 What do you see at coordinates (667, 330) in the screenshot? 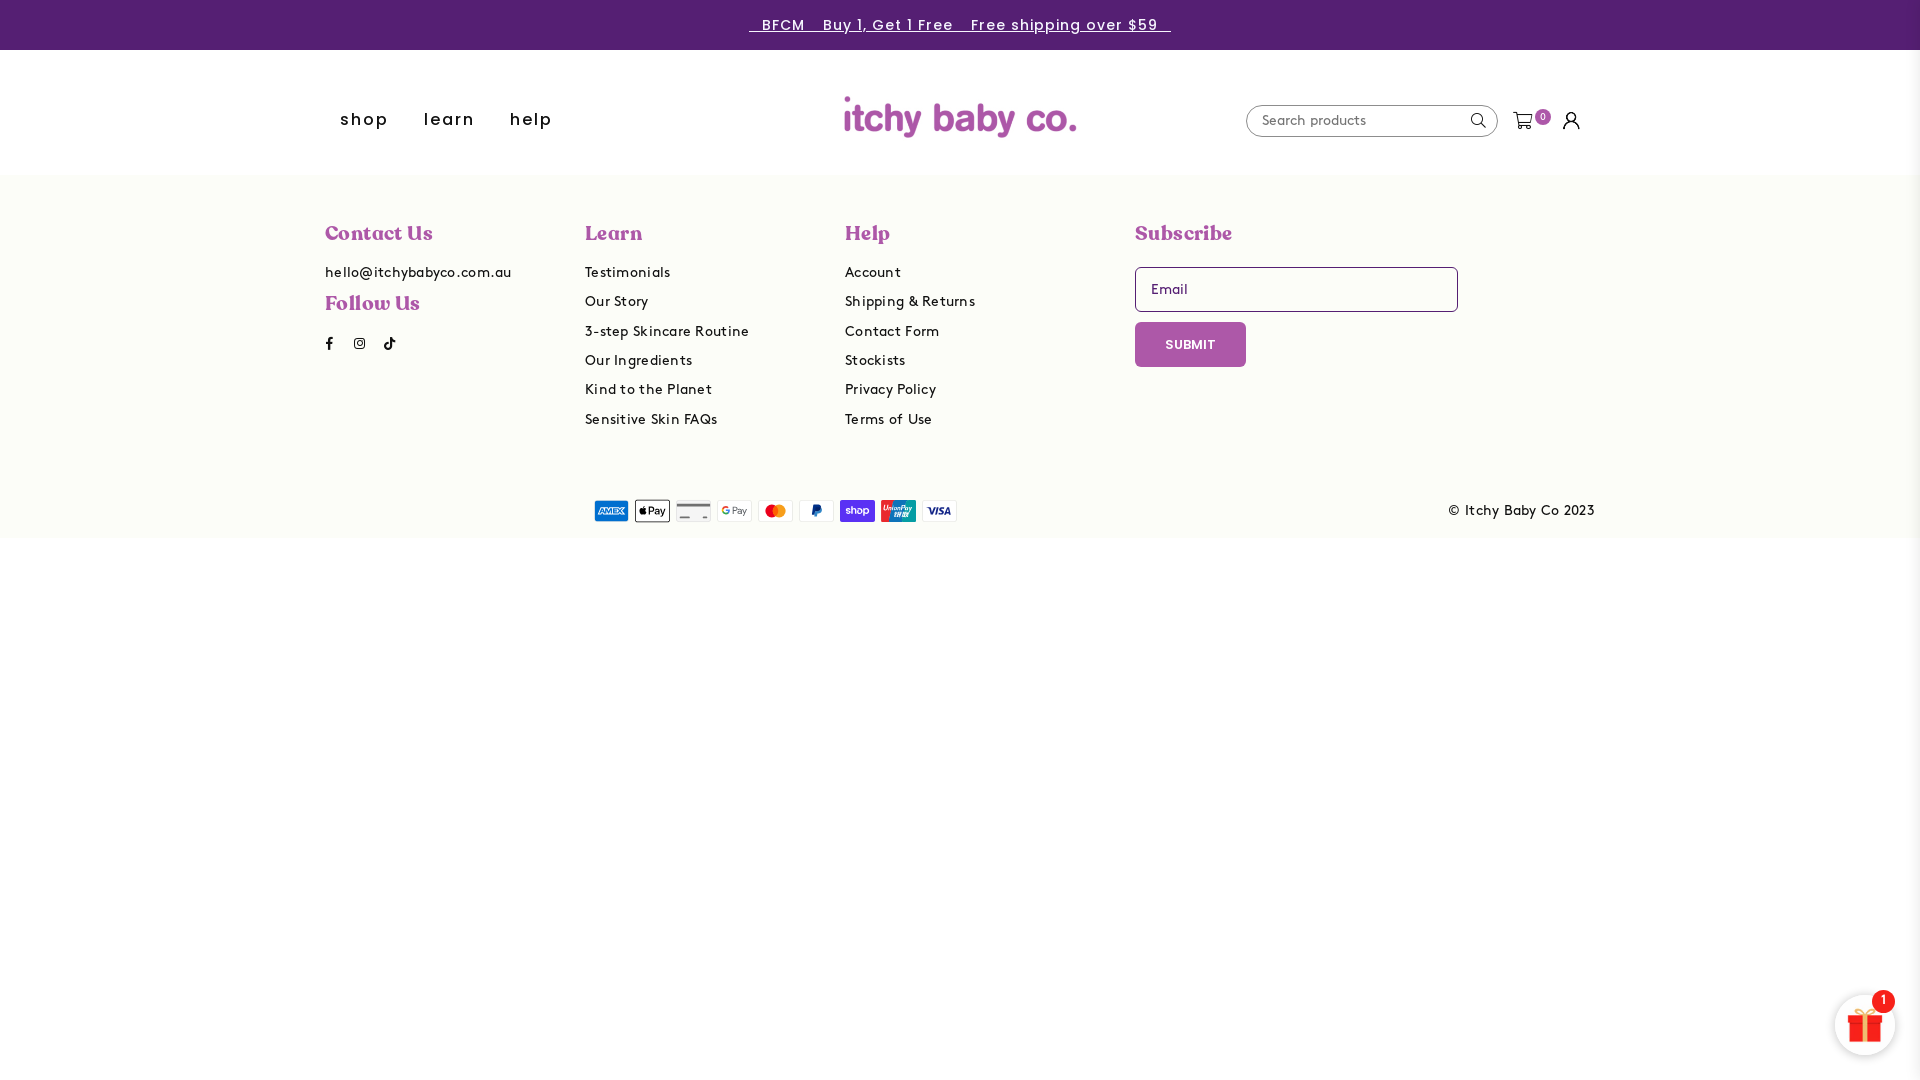
I see `'3-step Skincare Routine'` at bounding box center [667, 330].